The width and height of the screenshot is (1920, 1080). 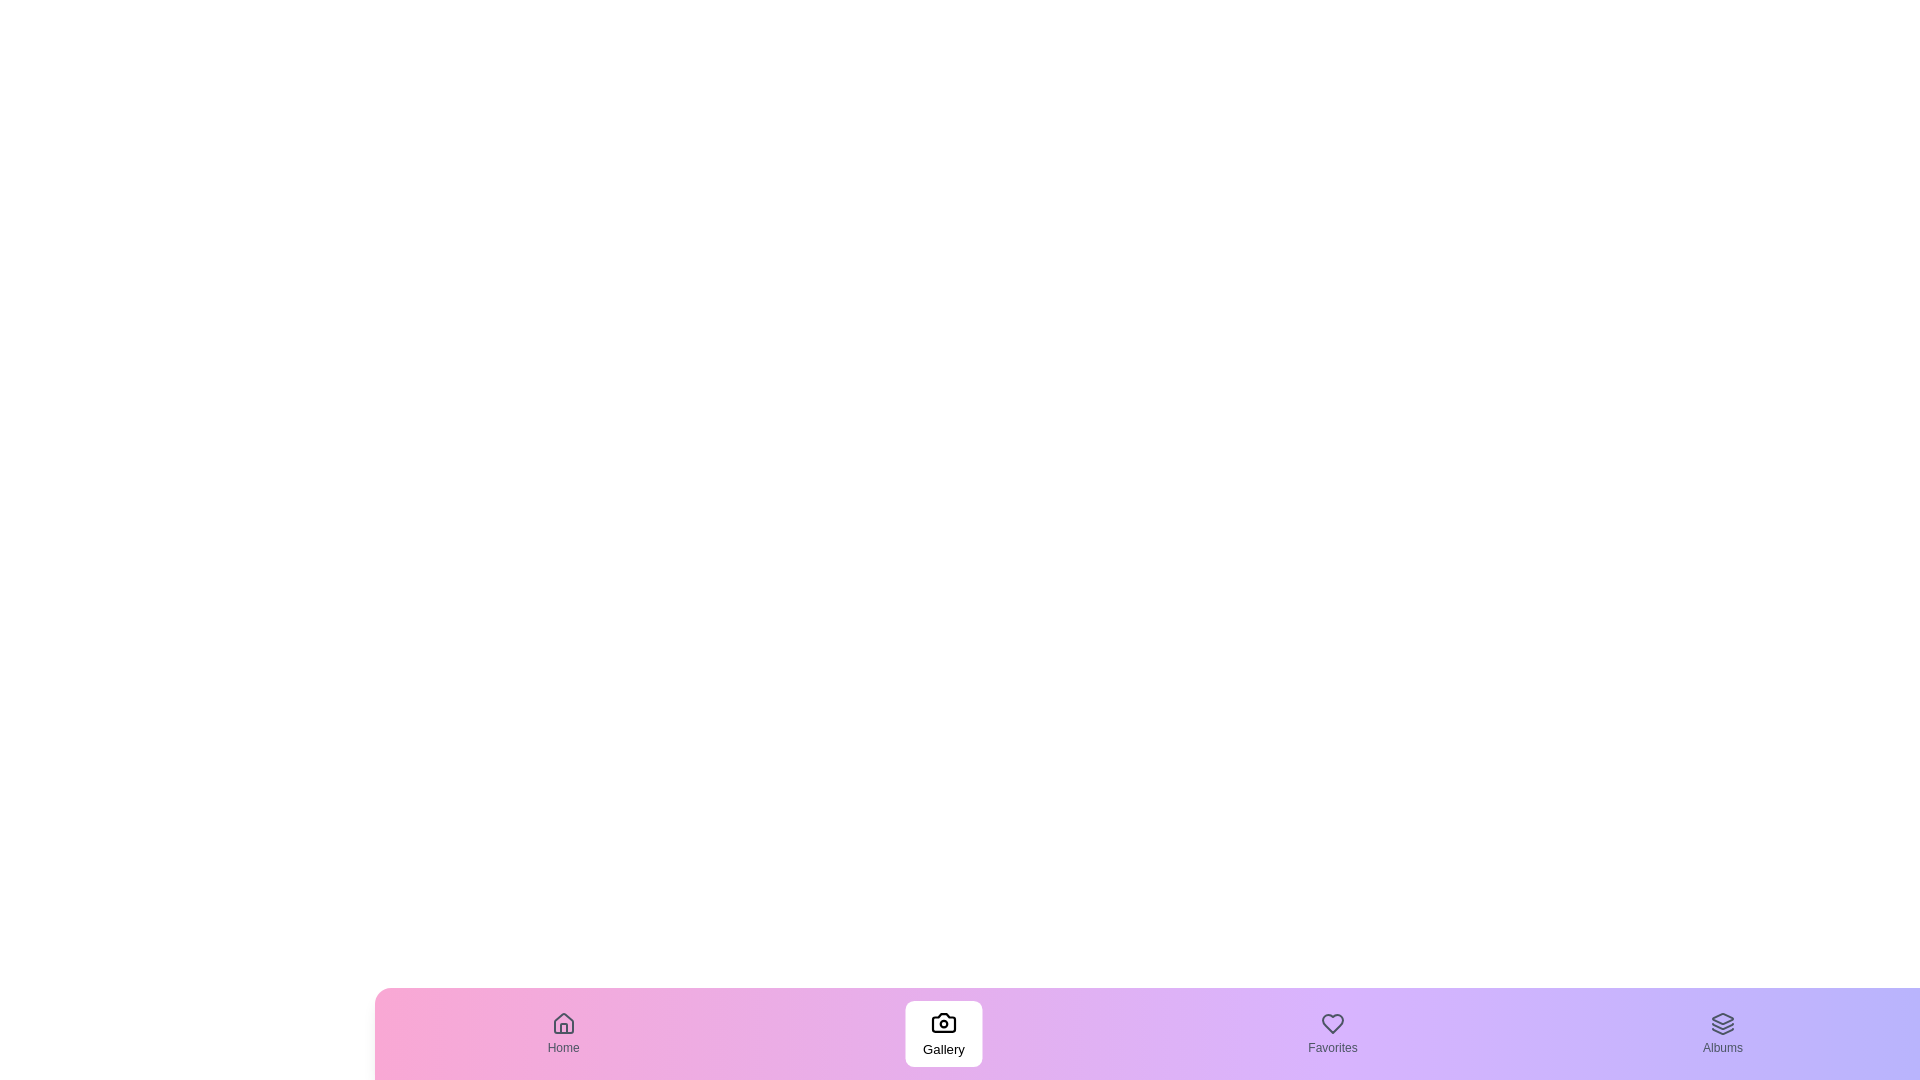 What do you see at coordinates (1333, 1033) in the screenshot?
I see `the tab labeled Favorites to observe its hover effect` at bounding box center [1333, 1033].